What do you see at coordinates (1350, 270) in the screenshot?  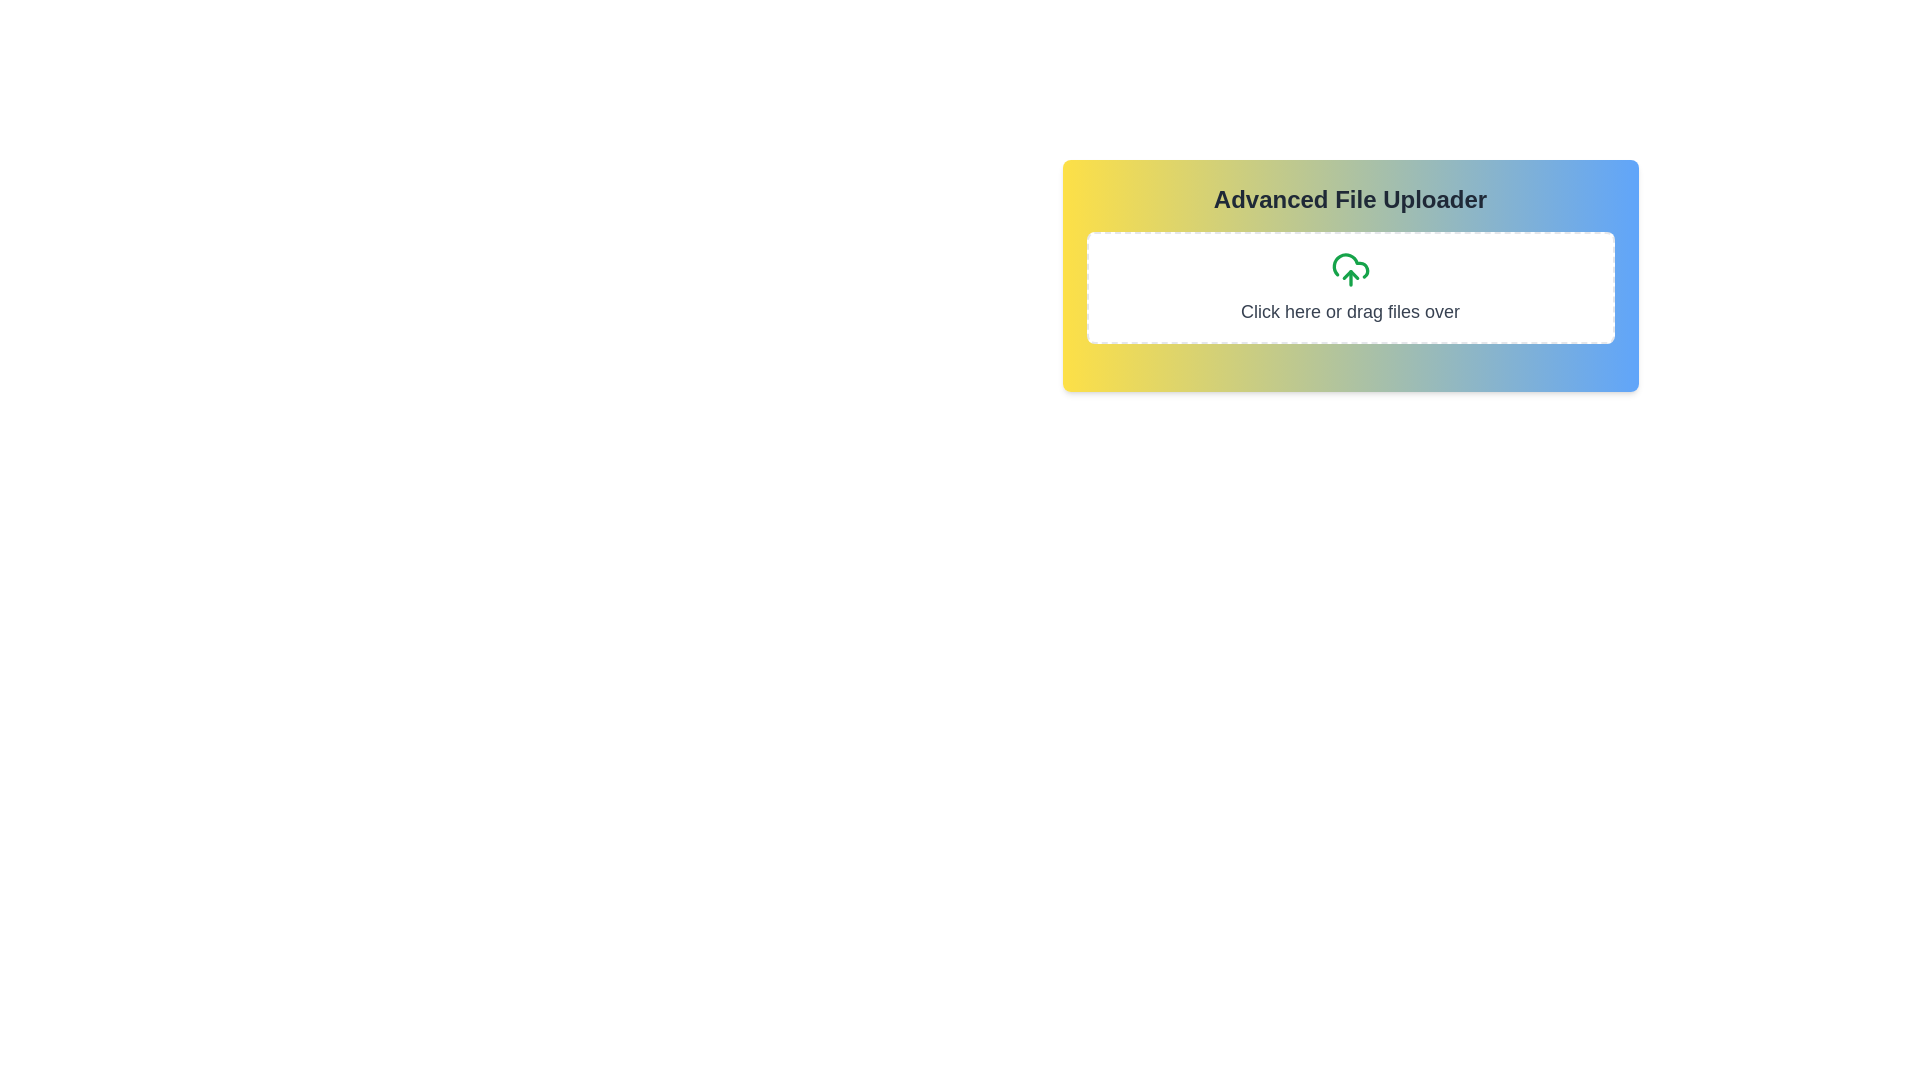 I see `the file upload icon located at the center of the 'Click here or drag files over' section of the 'Advanced File Uploader' interface` at bounding box center [1350, 270].